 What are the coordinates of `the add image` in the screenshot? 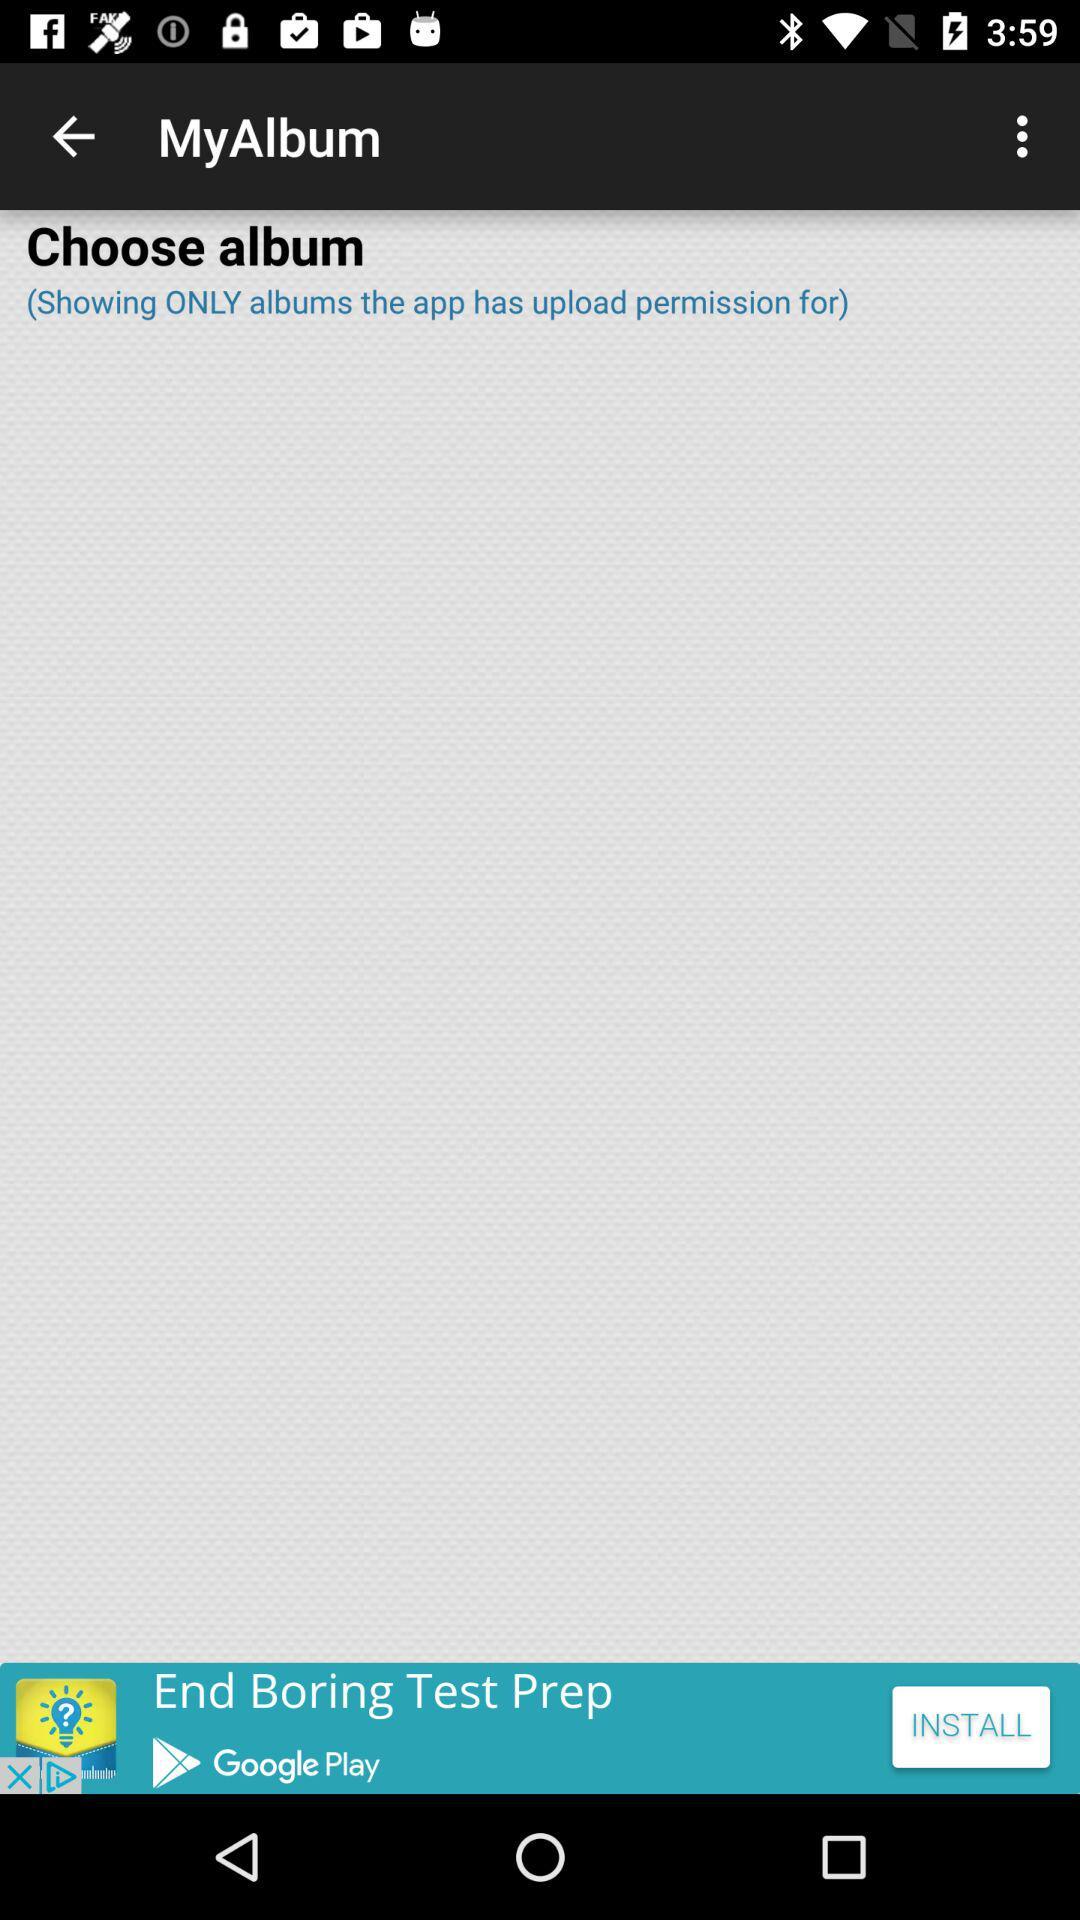 It's located at (540, 1727).